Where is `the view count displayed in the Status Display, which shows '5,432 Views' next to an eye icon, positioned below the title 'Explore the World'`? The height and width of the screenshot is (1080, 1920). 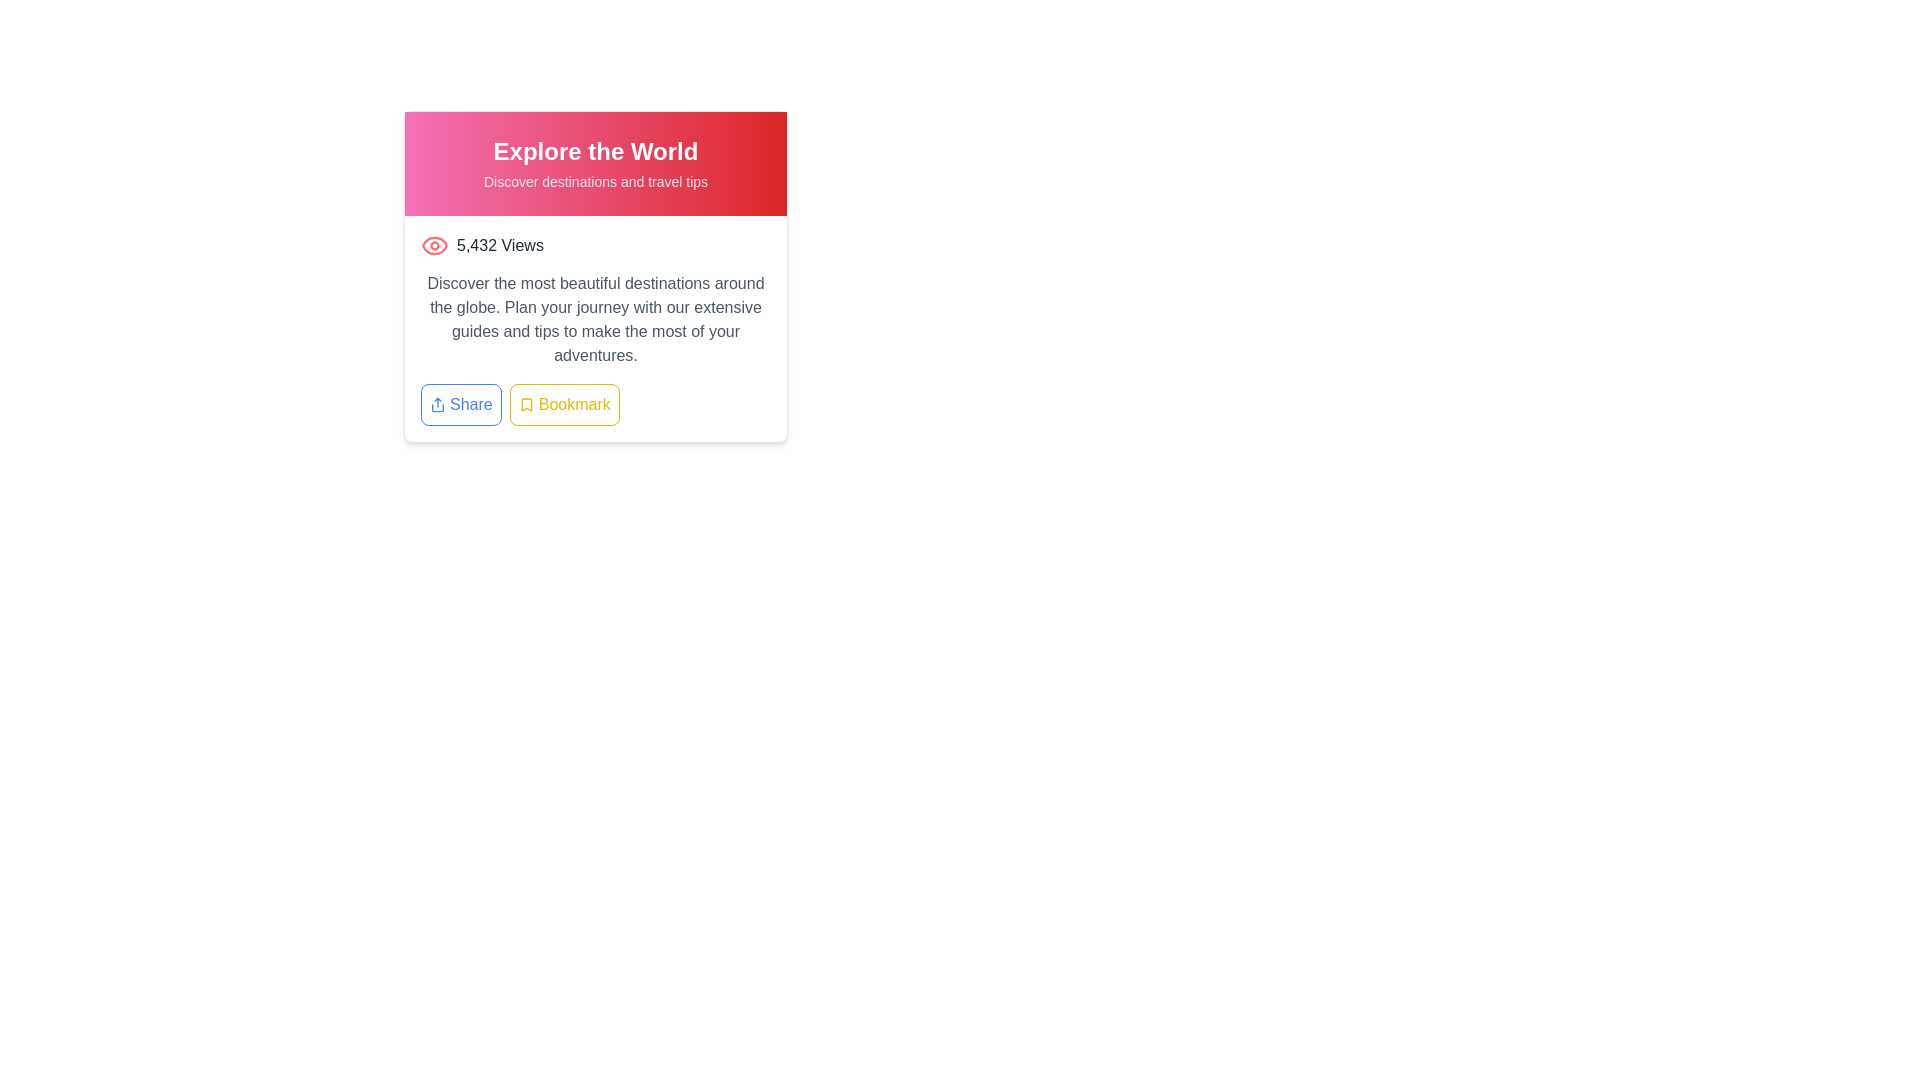 the view count displayed in the Status Display, which shows '5,432 Views' next to an eye icon, positioned below the title 'Explore the World' is located at coordinates (594, 245).